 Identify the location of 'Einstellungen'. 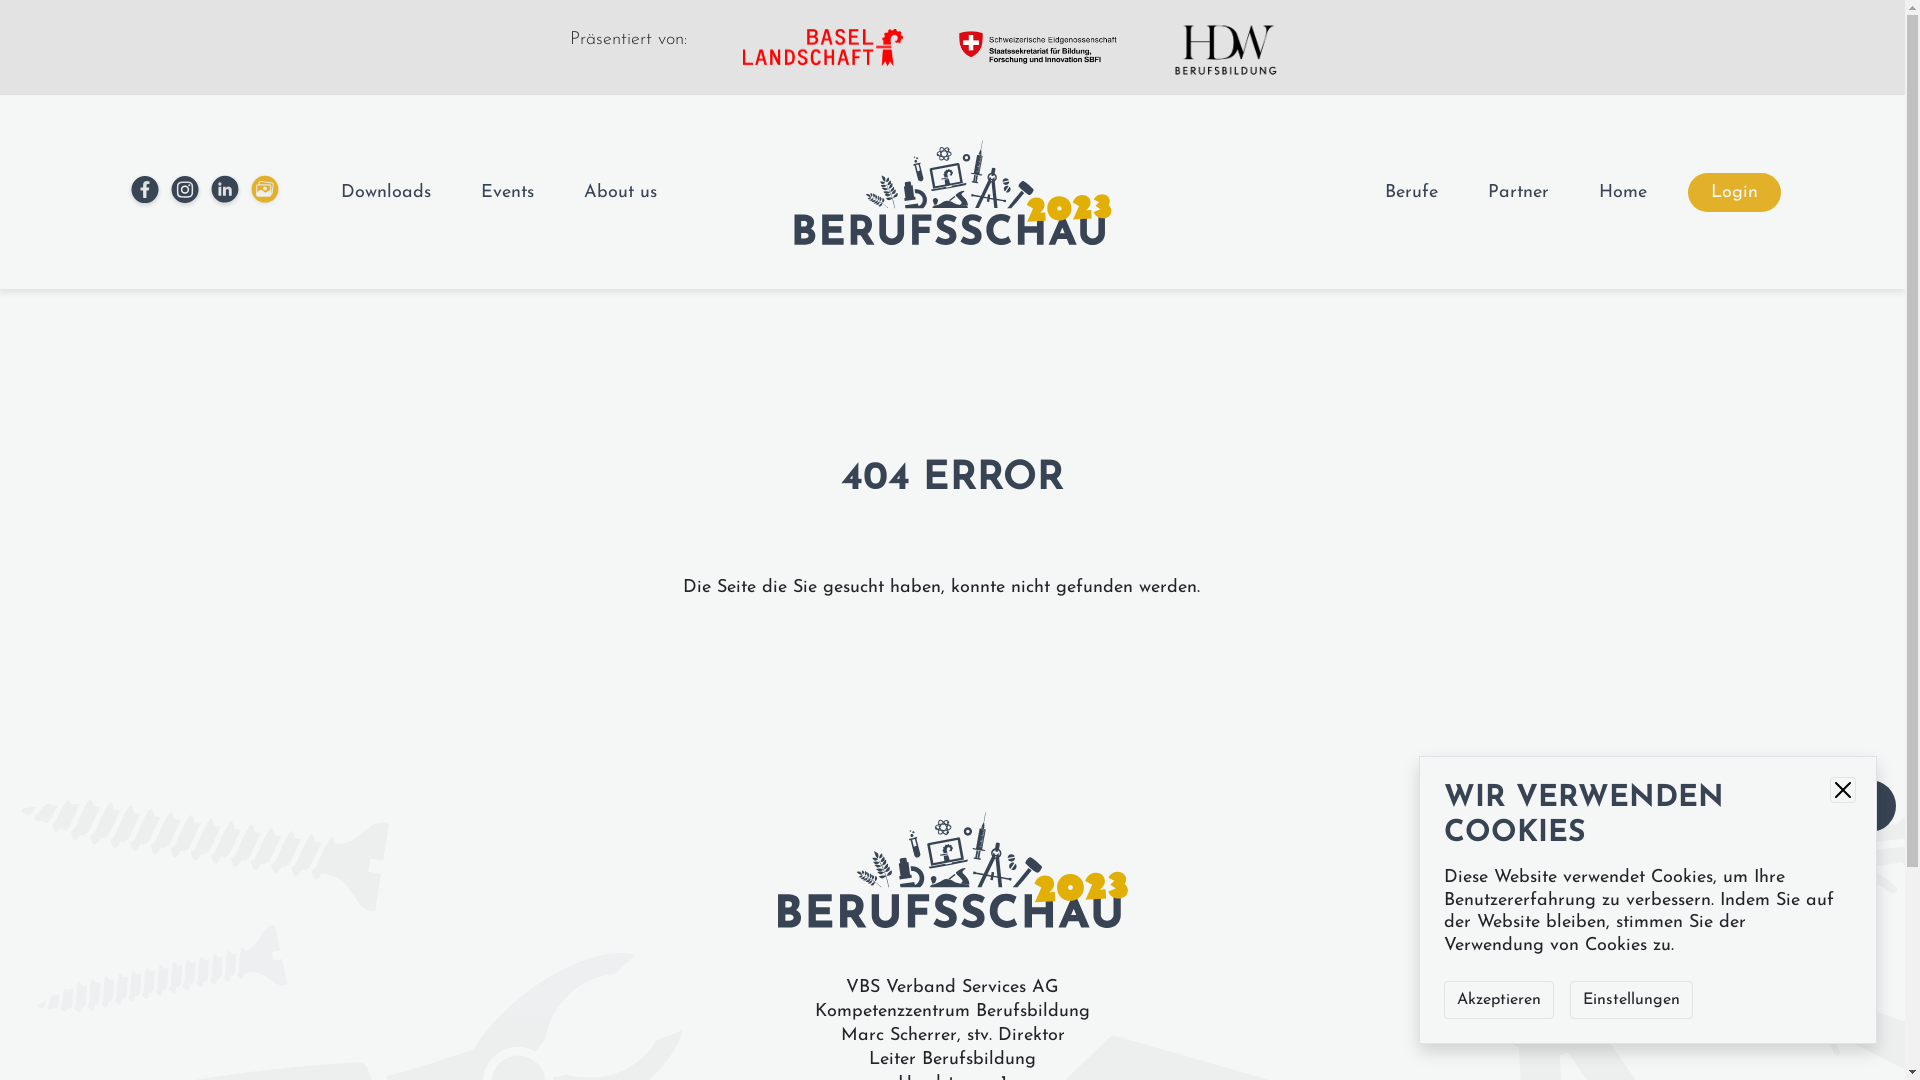
(1631, 999).